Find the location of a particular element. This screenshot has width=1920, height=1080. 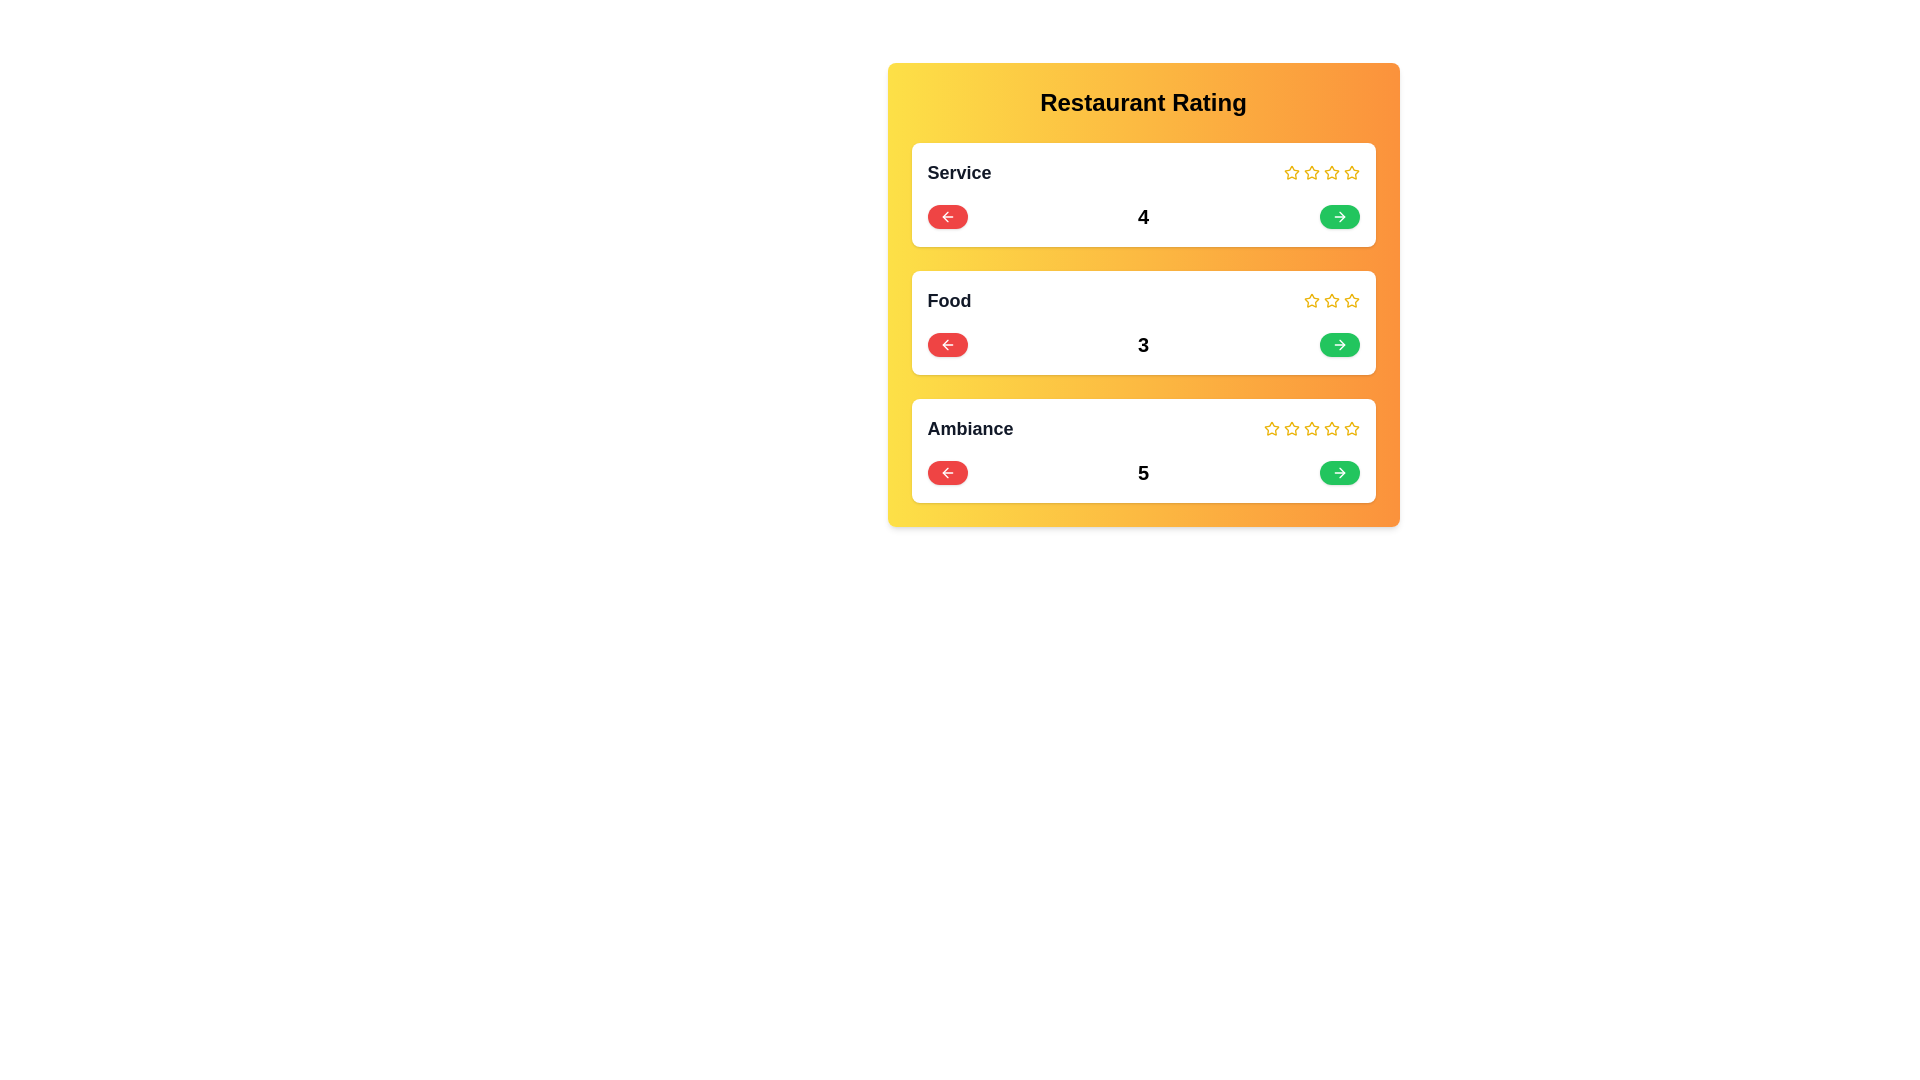

the numerical display element showing the value '5', which is located in the 'Ambiance' section of the 'Restaurant Rating' card, positioned between a red left-pointing arrow and a green right-pointing arrow is located at coordinates (1143, 473).